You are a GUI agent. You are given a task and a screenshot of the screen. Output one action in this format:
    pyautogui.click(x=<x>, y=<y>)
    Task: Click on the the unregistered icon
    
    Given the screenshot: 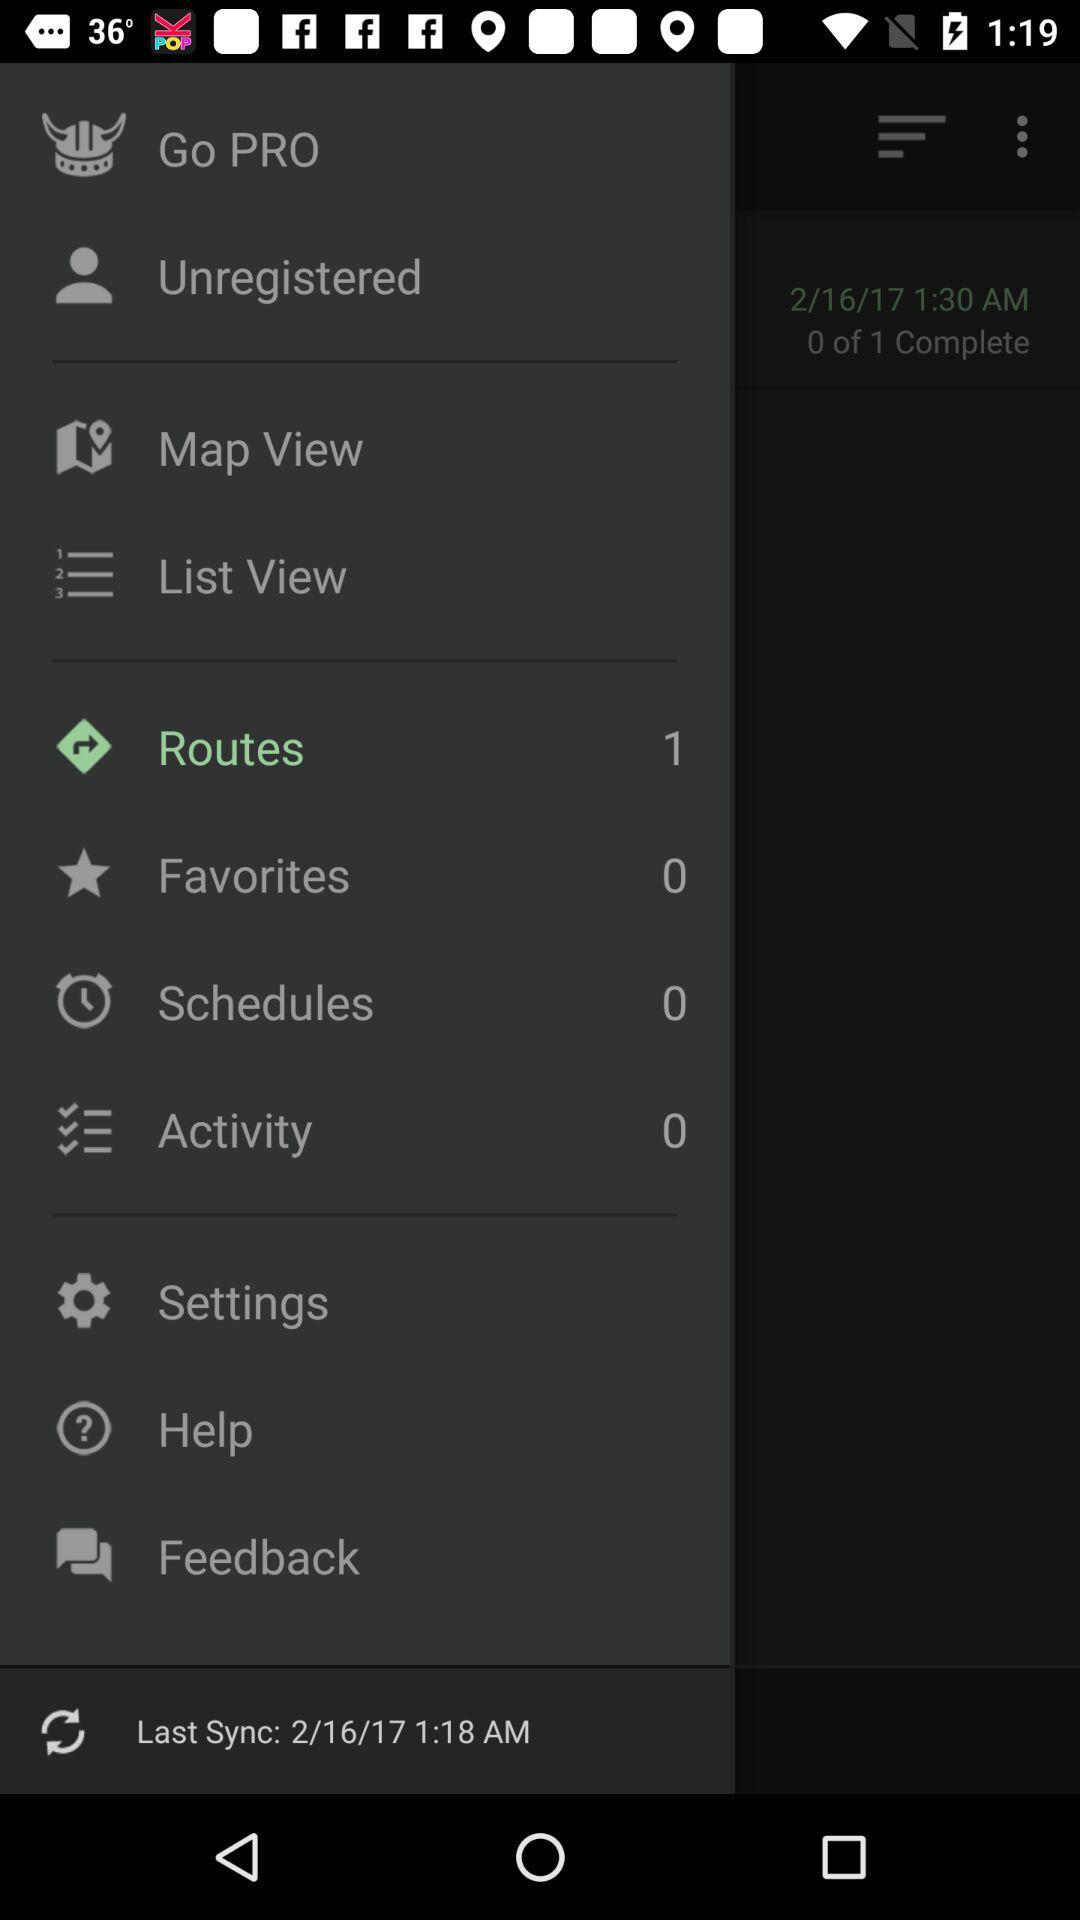 What is the action you would take?
    pyautogui.click(x=83, y=273)
    